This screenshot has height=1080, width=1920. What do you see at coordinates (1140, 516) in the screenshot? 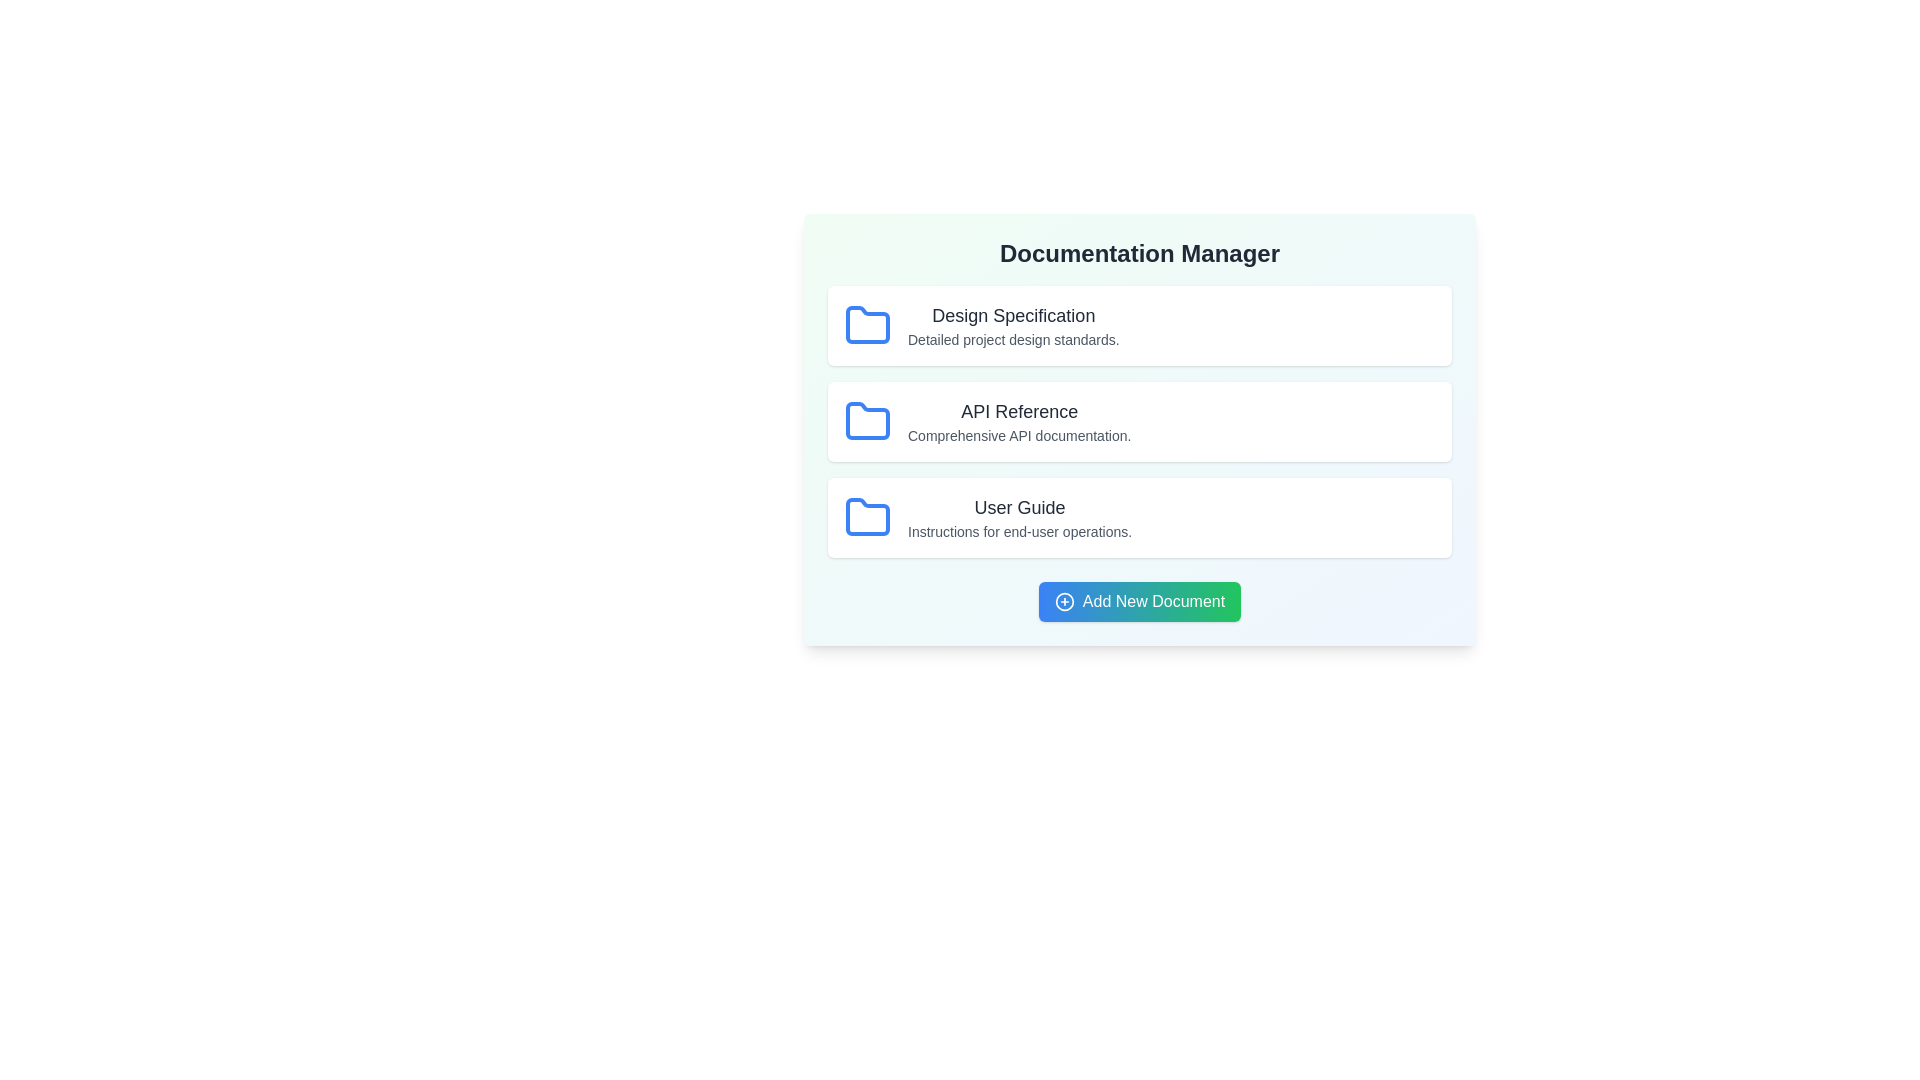
I see `the document item titled User Guide` at bounding box center [1140, 516].